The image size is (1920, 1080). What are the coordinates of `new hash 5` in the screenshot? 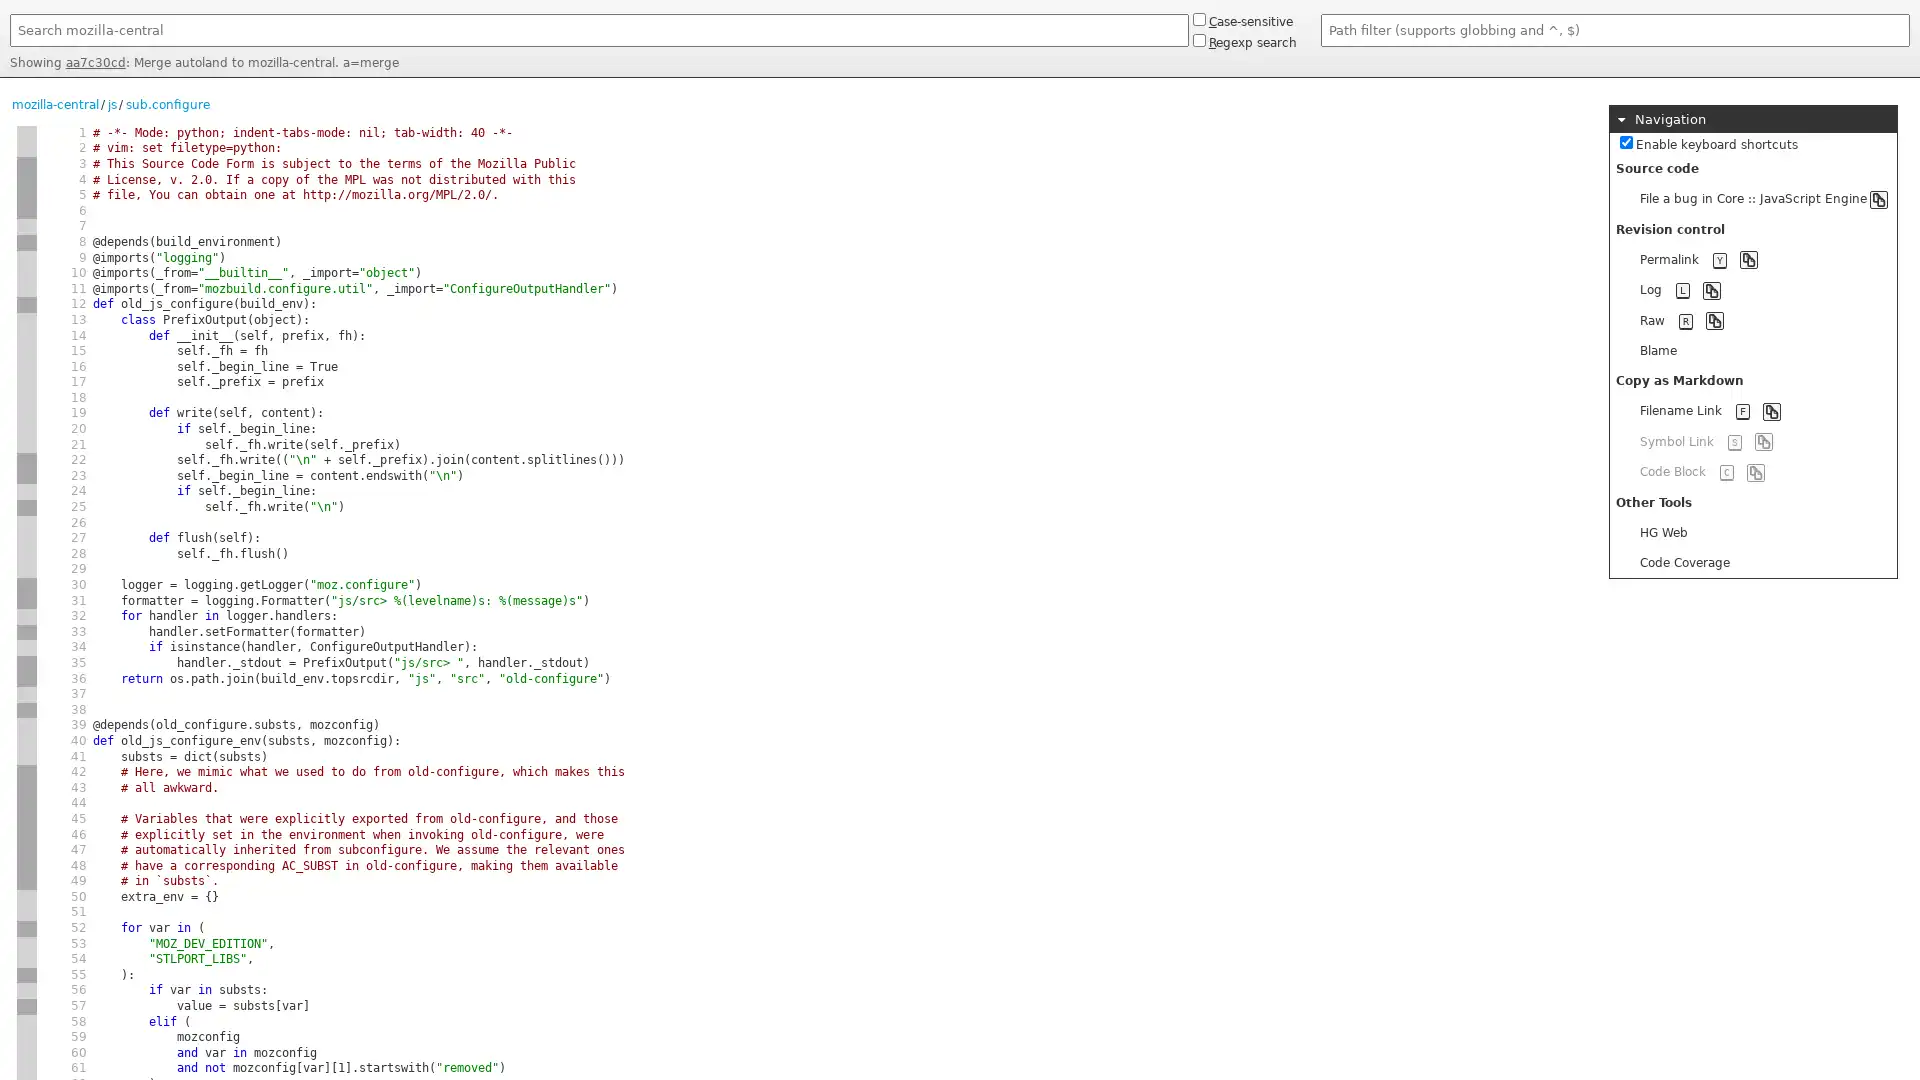 It's located at (27, 304).